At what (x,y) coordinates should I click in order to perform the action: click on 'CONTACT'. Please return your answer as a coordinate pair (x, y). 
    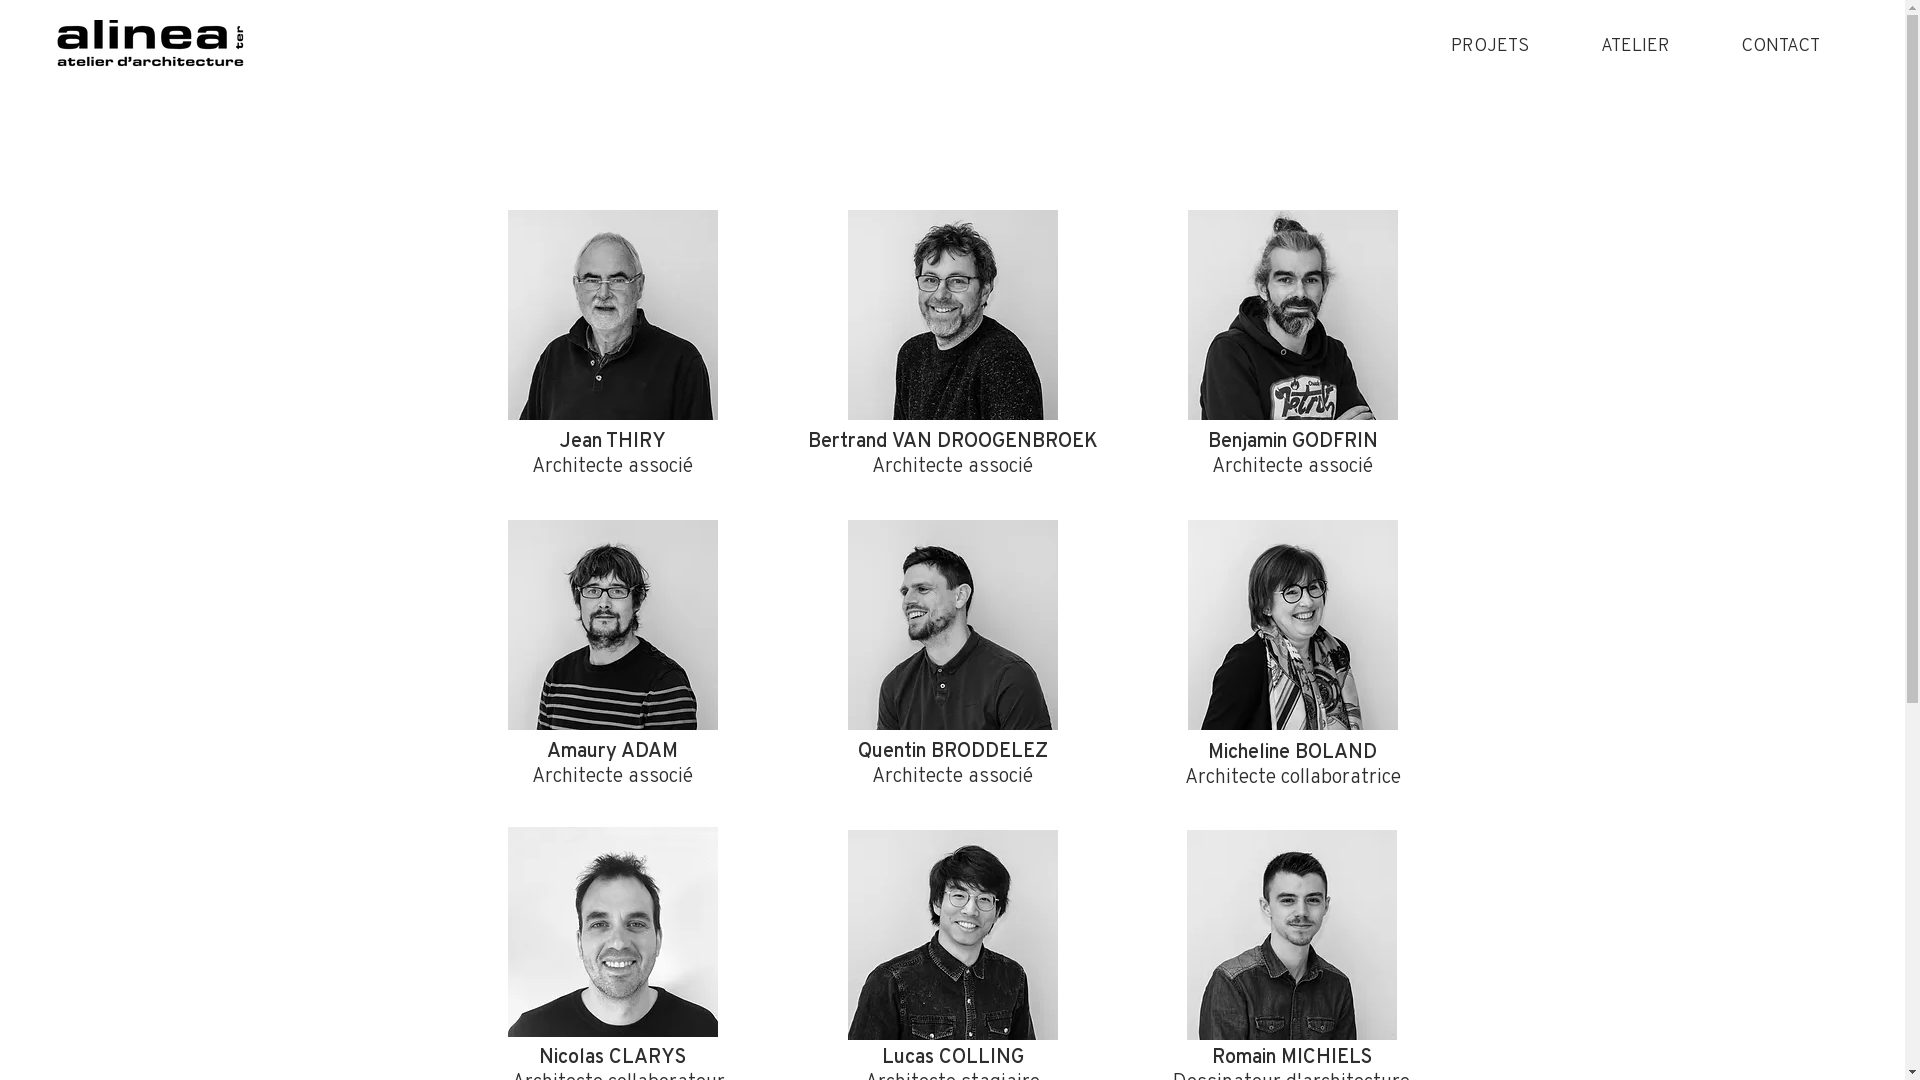
    Looking at the image, I should click on (1780, 44).